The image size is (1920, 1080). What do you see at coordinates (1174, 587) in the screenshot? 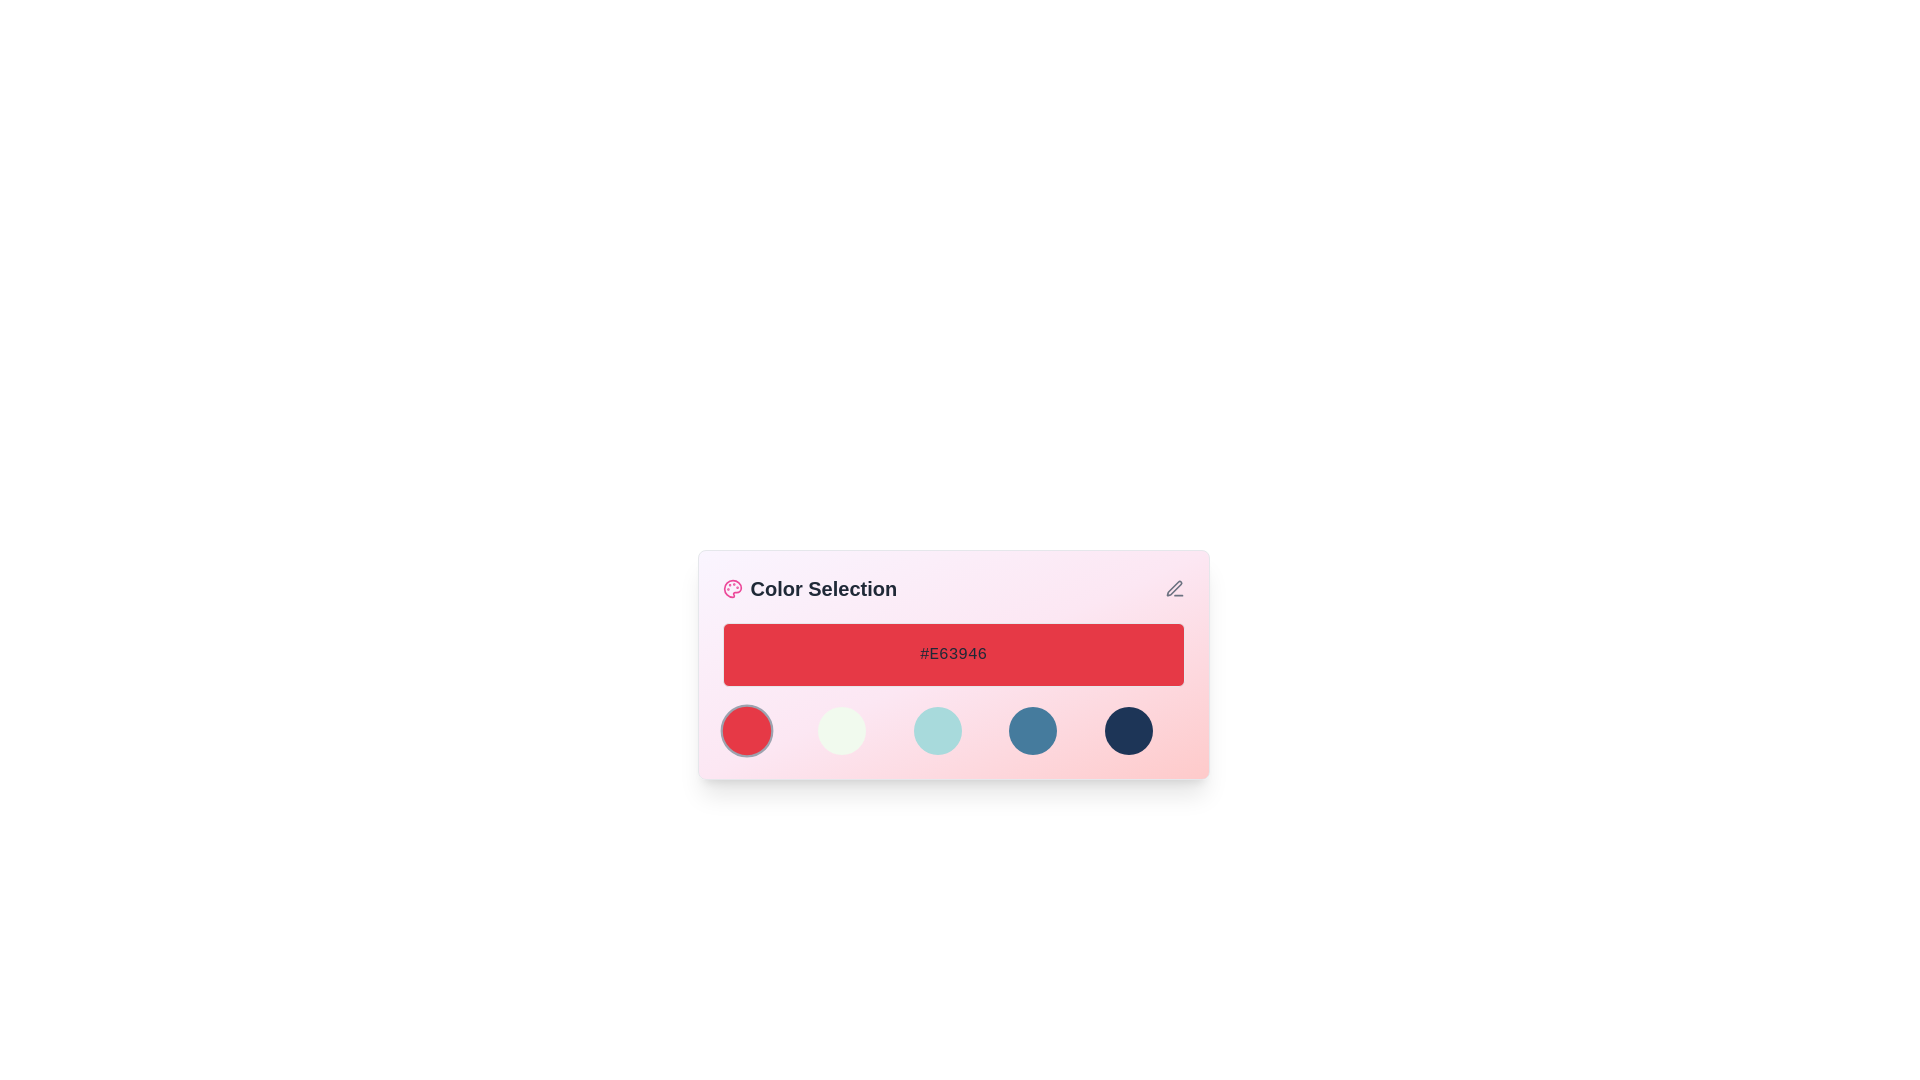
I see `the pen or pencil icon located in the top-right corner of the Color Selection panel, adjacent to the 'Color Selection' label` at bounding box center [1174, 587].